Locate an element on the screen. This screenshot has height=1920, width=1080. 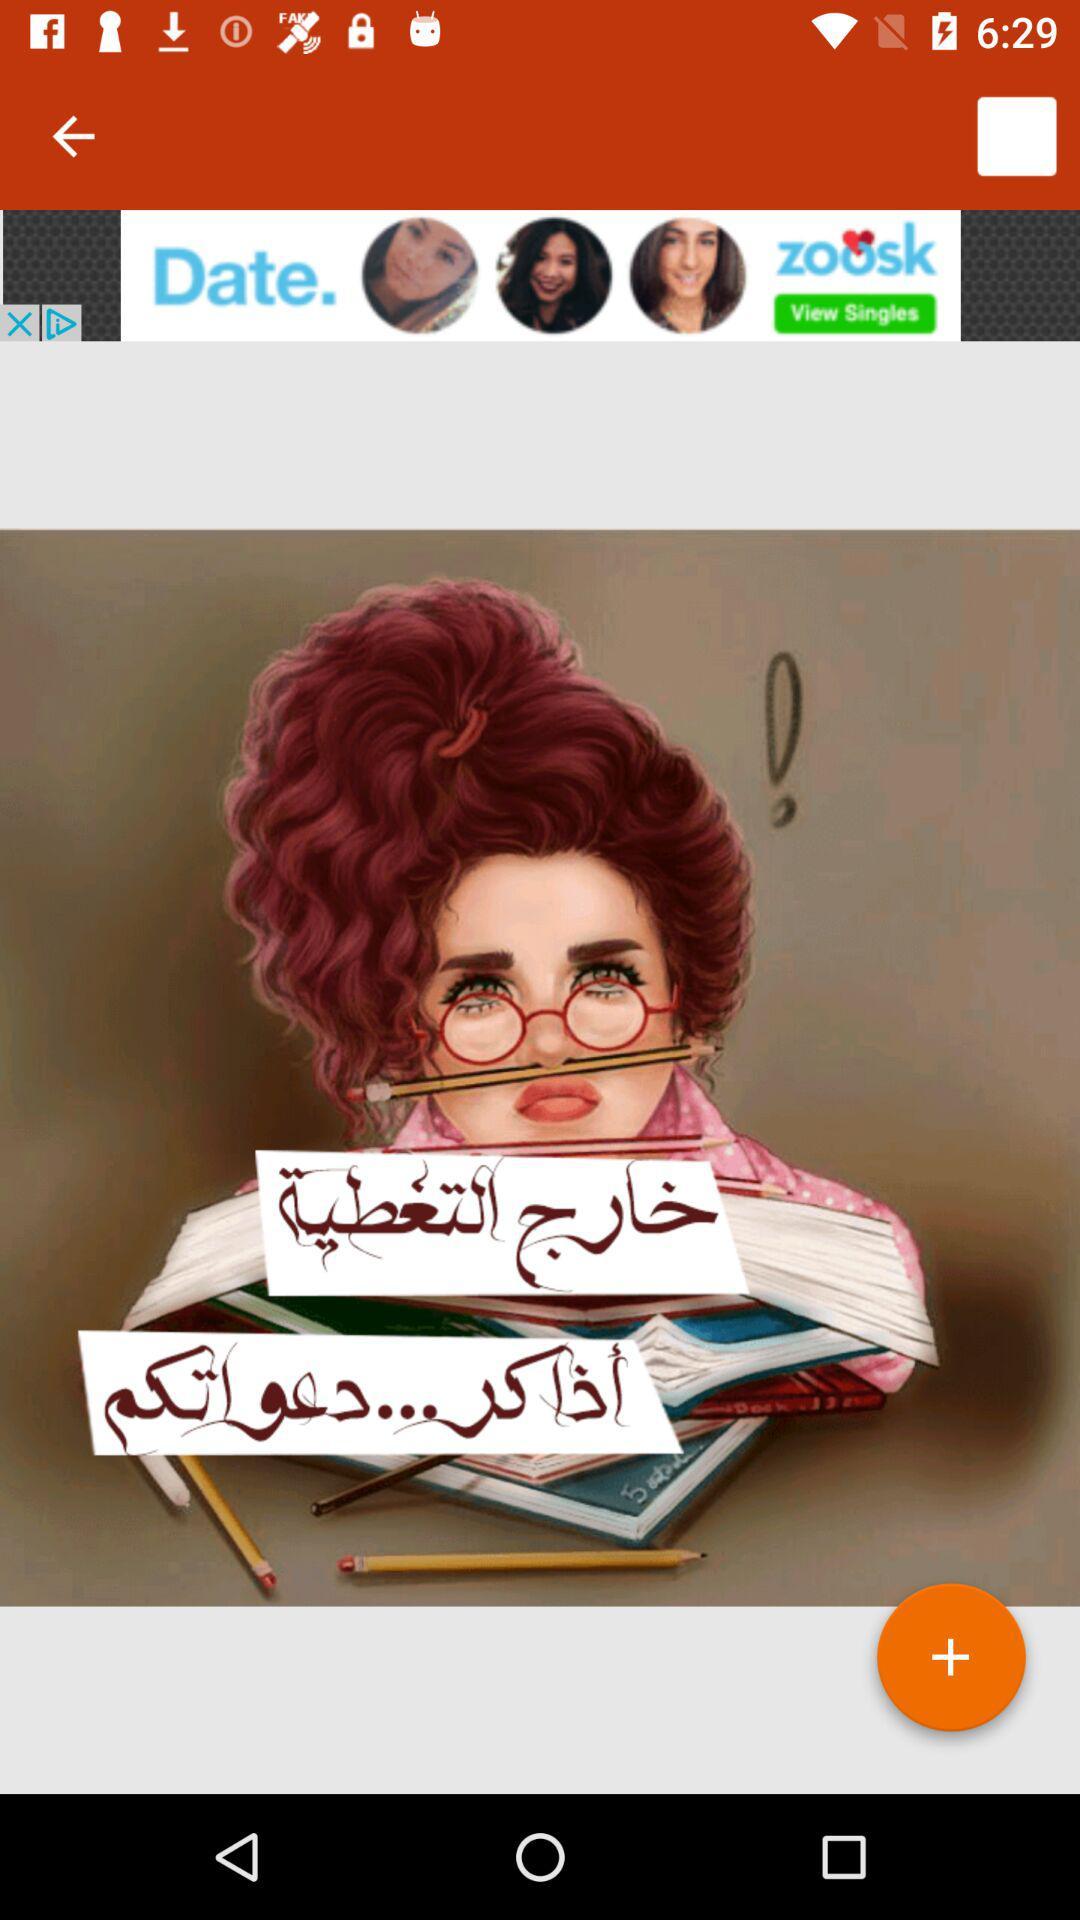
the add icon is located at coordinates (950, 1665).